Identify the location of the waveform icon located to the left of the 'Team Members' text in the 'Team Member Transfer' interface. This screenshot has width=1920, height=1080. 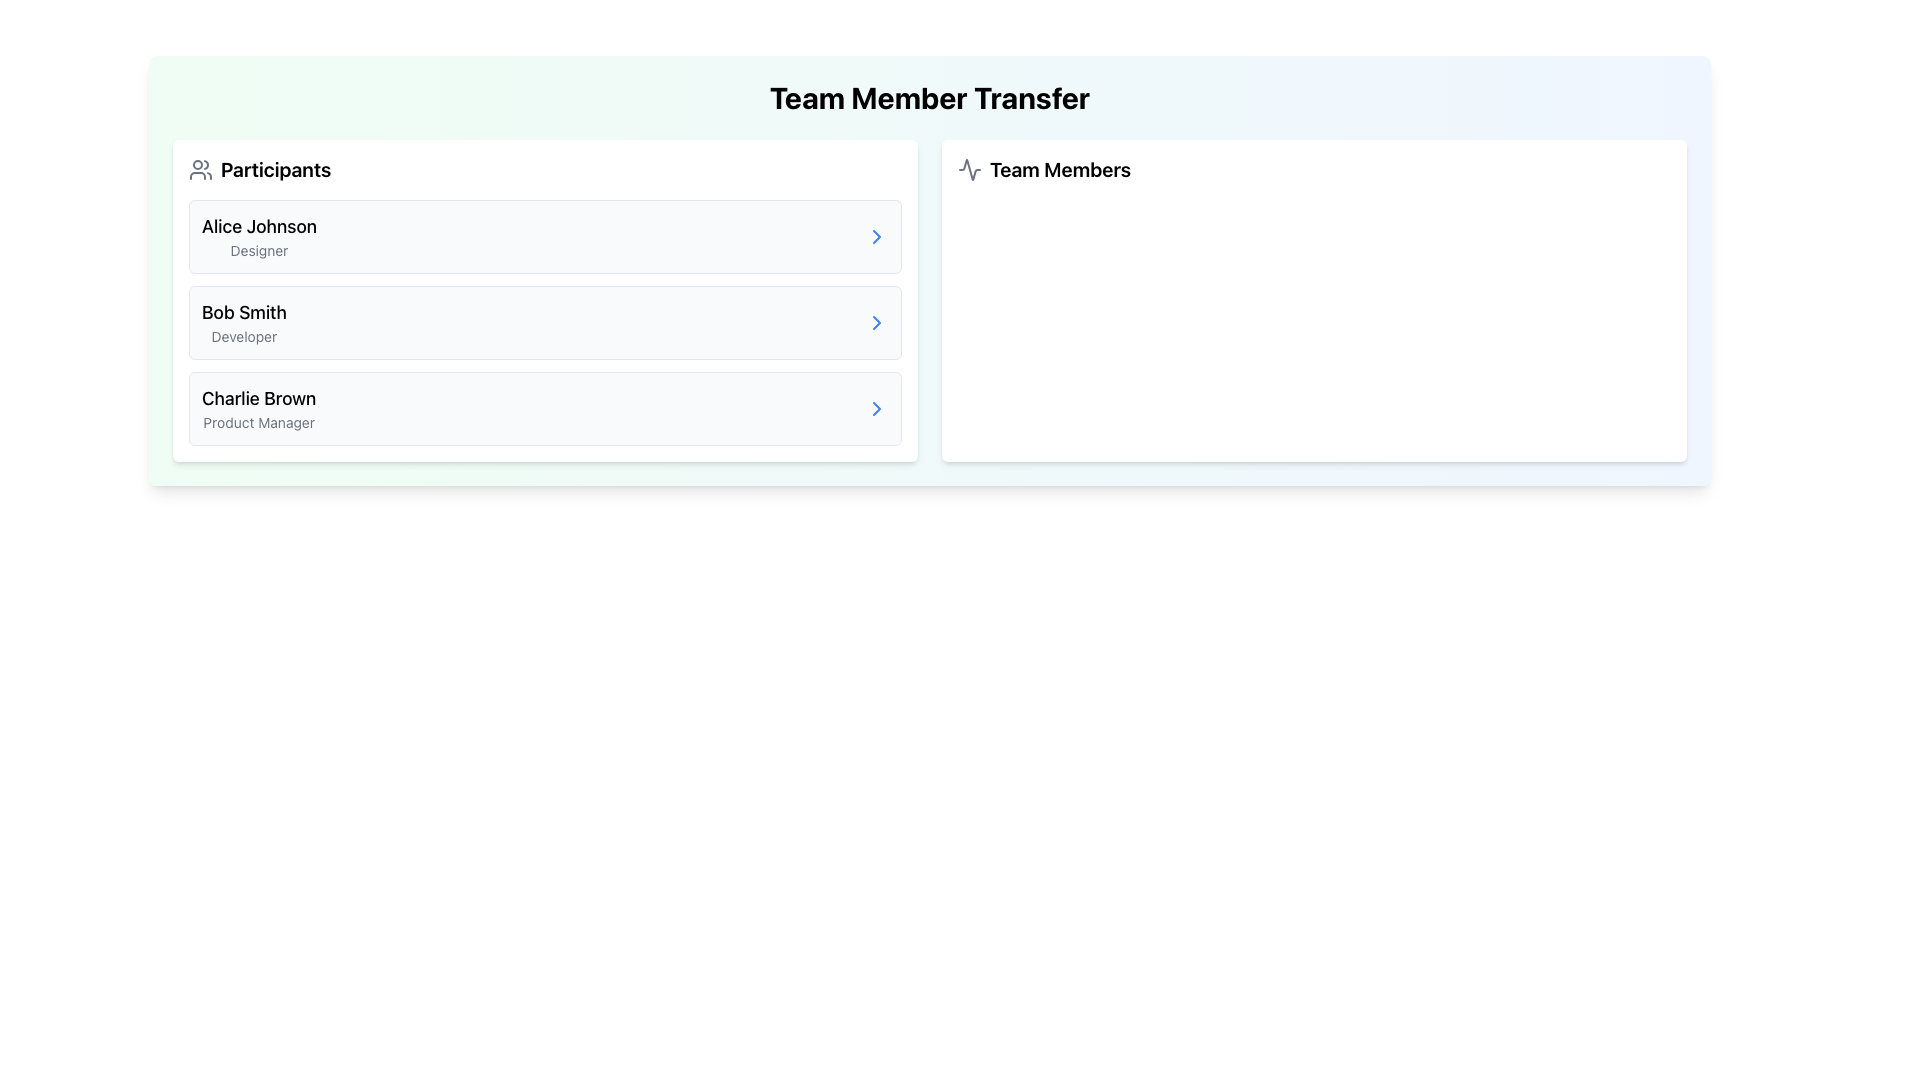
(969, 168).